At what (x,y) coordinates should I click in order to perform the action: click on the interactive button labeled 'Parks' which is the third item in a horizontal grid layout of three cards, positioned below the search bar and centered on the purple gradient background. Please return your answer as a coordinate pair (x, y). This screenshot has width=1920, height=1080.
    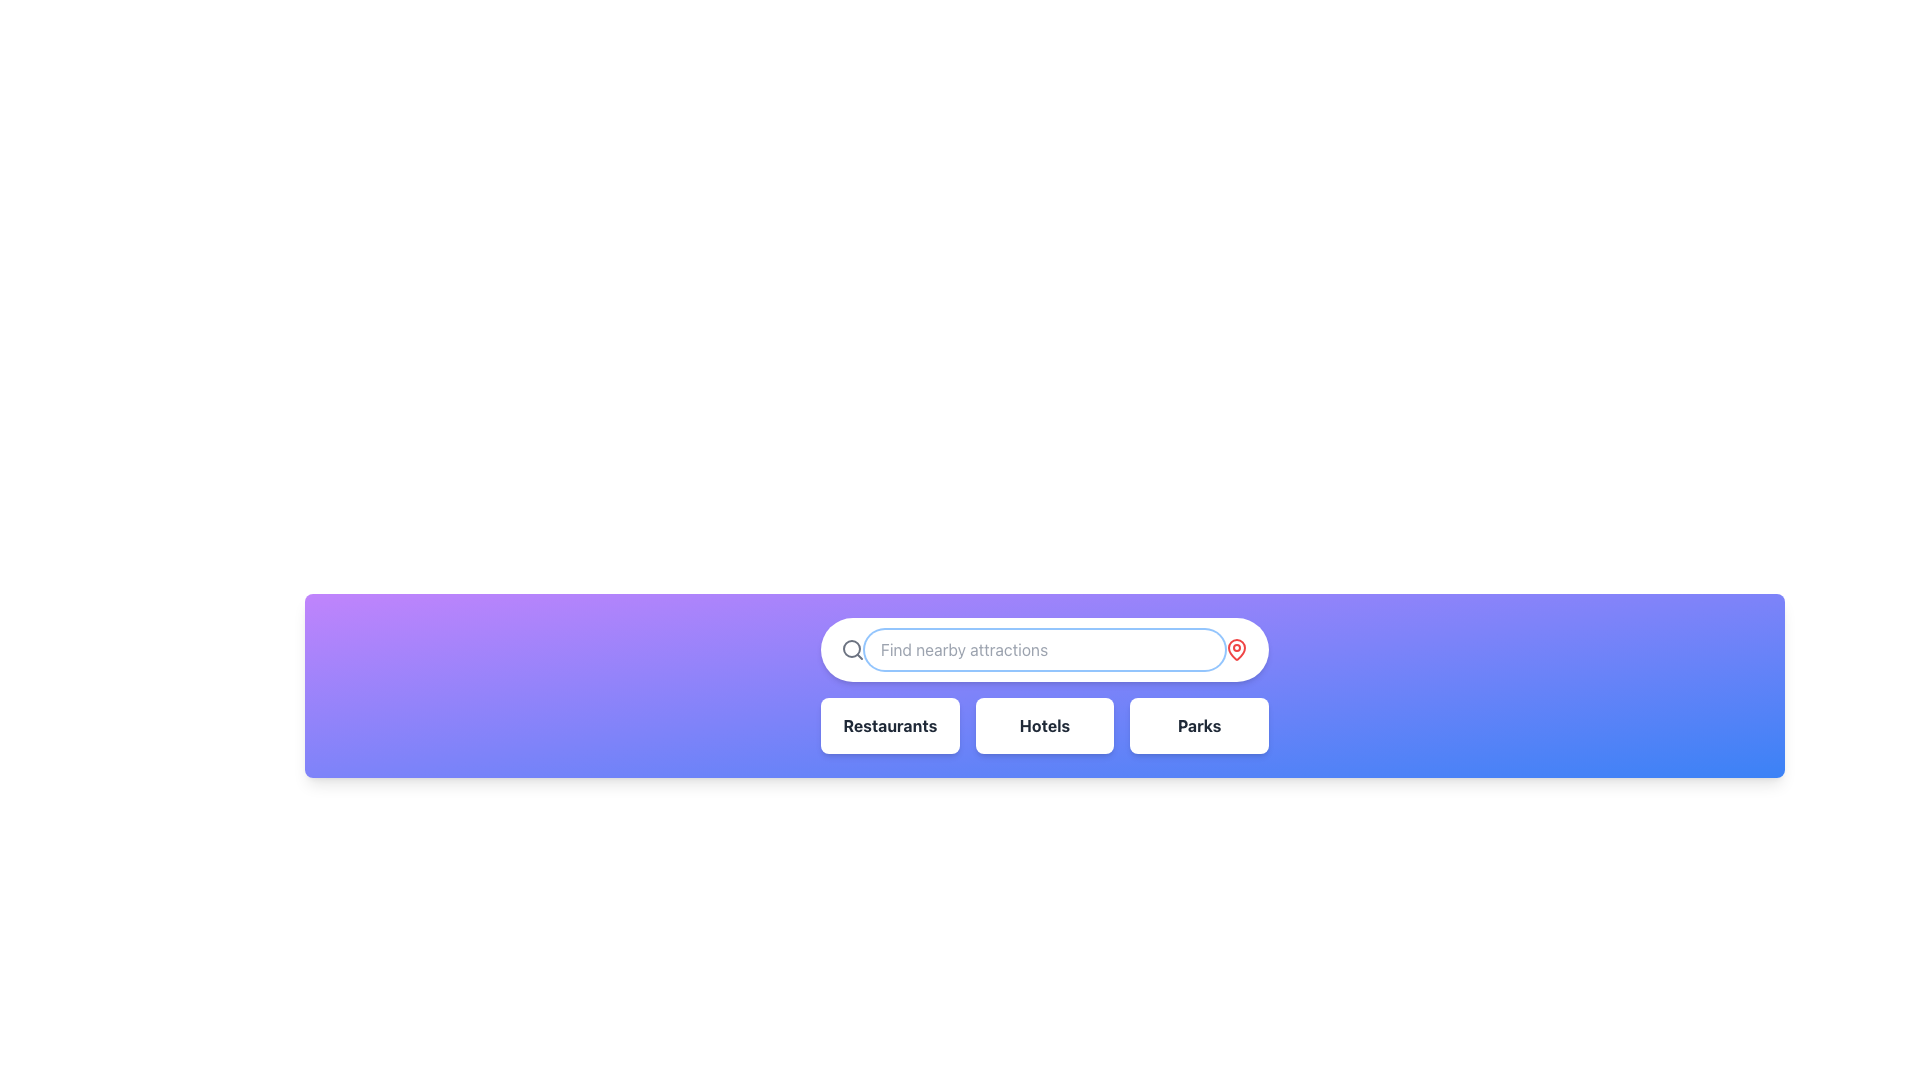
    Looking at the image, I should click on (1199, 725).